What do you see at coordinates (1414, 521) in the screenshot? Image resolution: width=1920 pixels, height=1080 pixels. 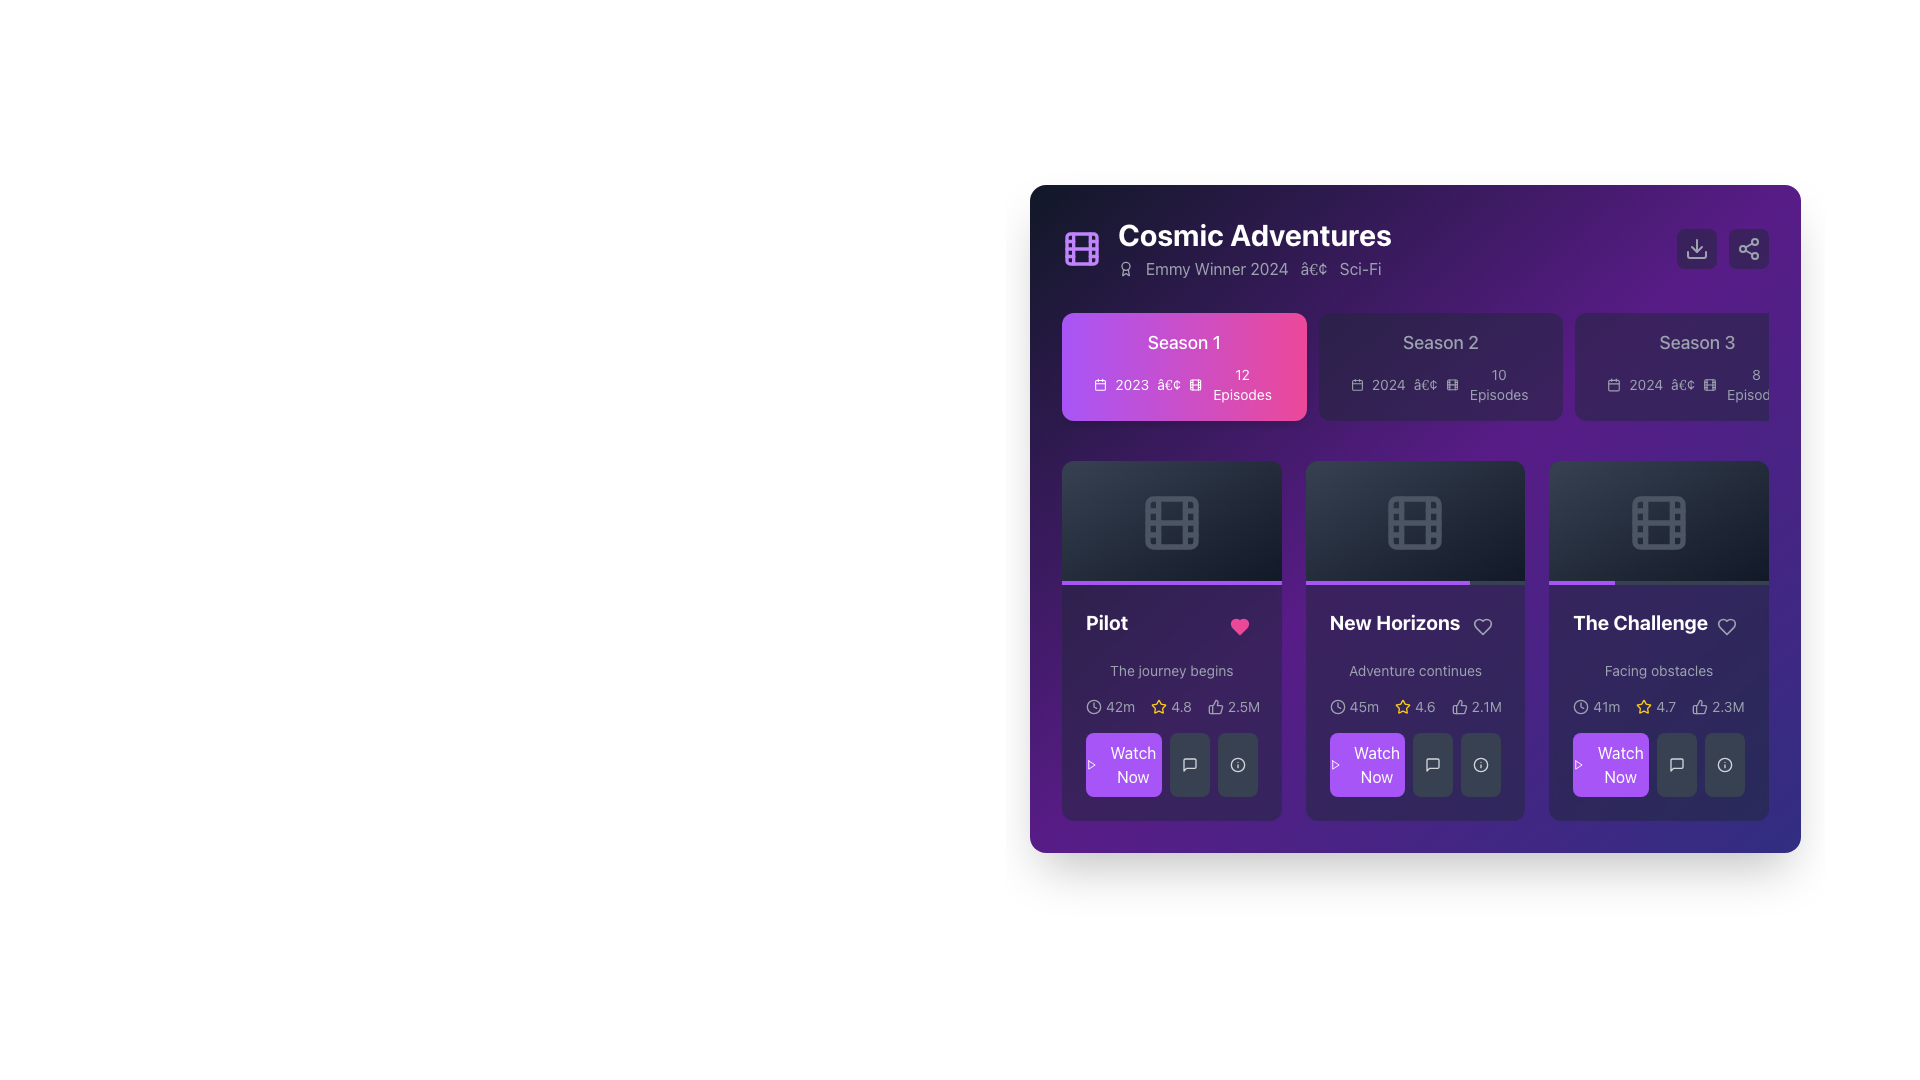 I see `the icon representing the media item titled 'New Horizons' located in the center of the second card in the second row of the interface` at bounding box center [1414, 521].